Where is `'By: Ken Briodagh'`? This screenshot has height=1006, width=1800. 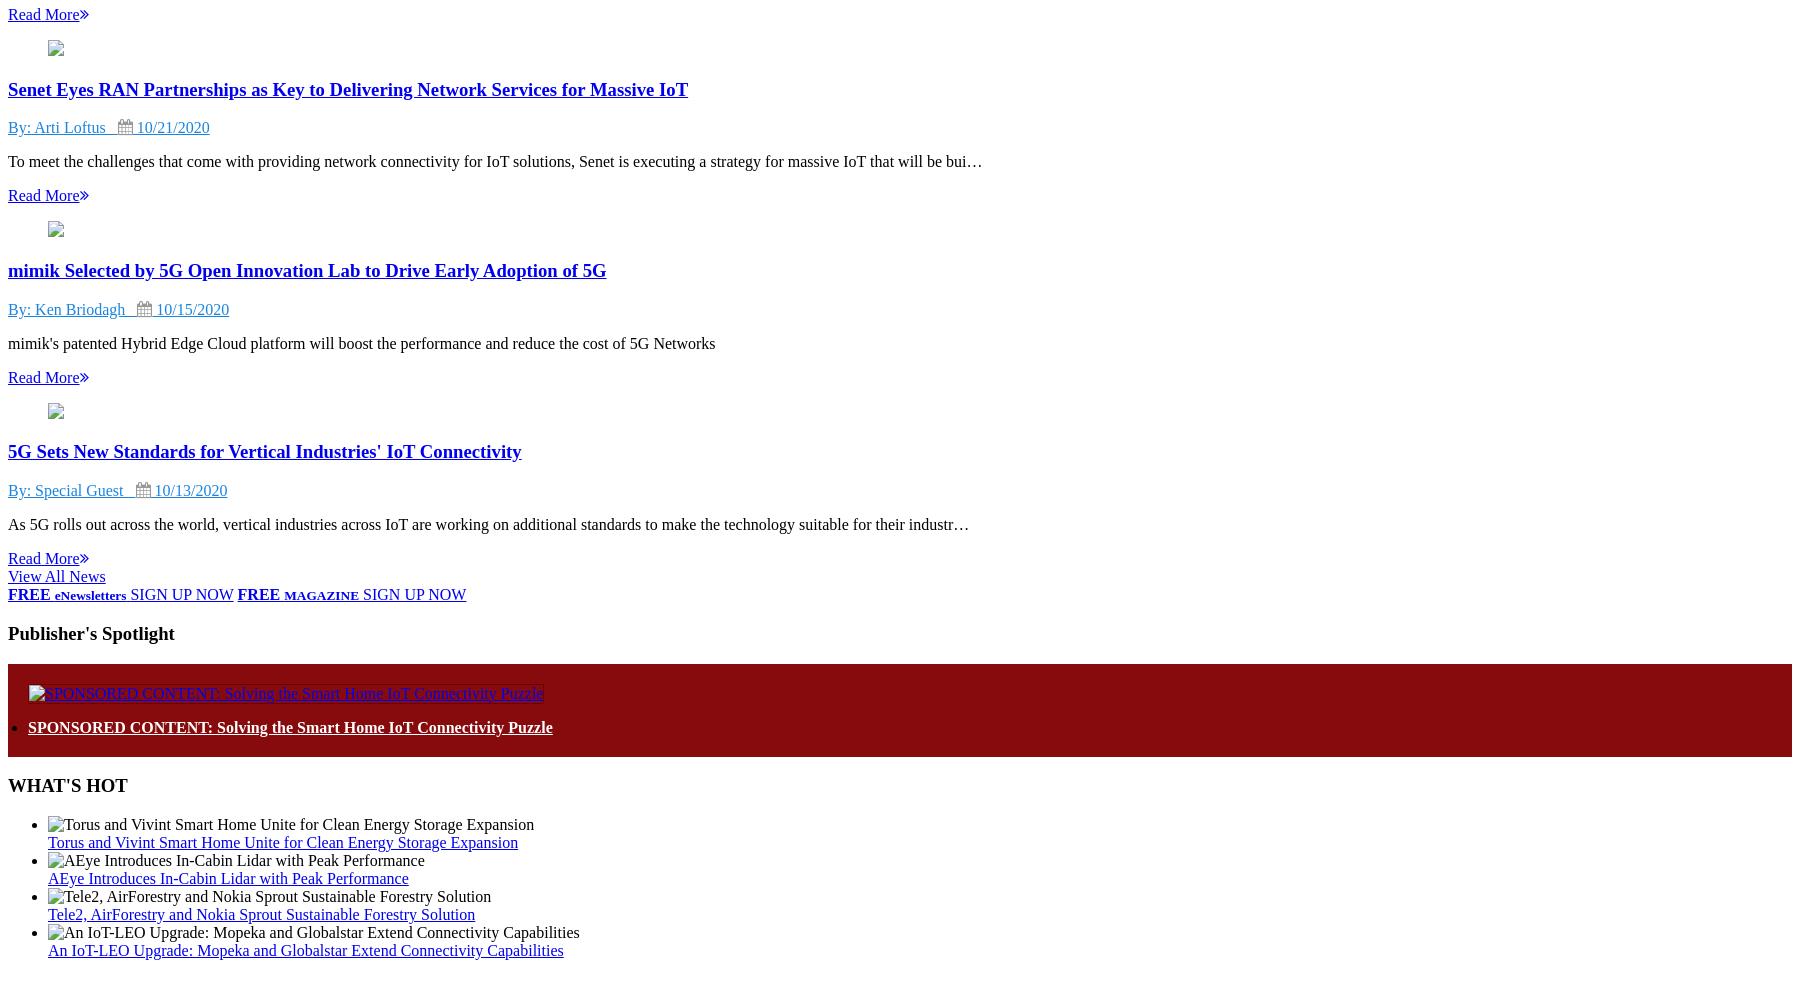 'By: Ken Briodagh' is located at coordinates (71, 307).